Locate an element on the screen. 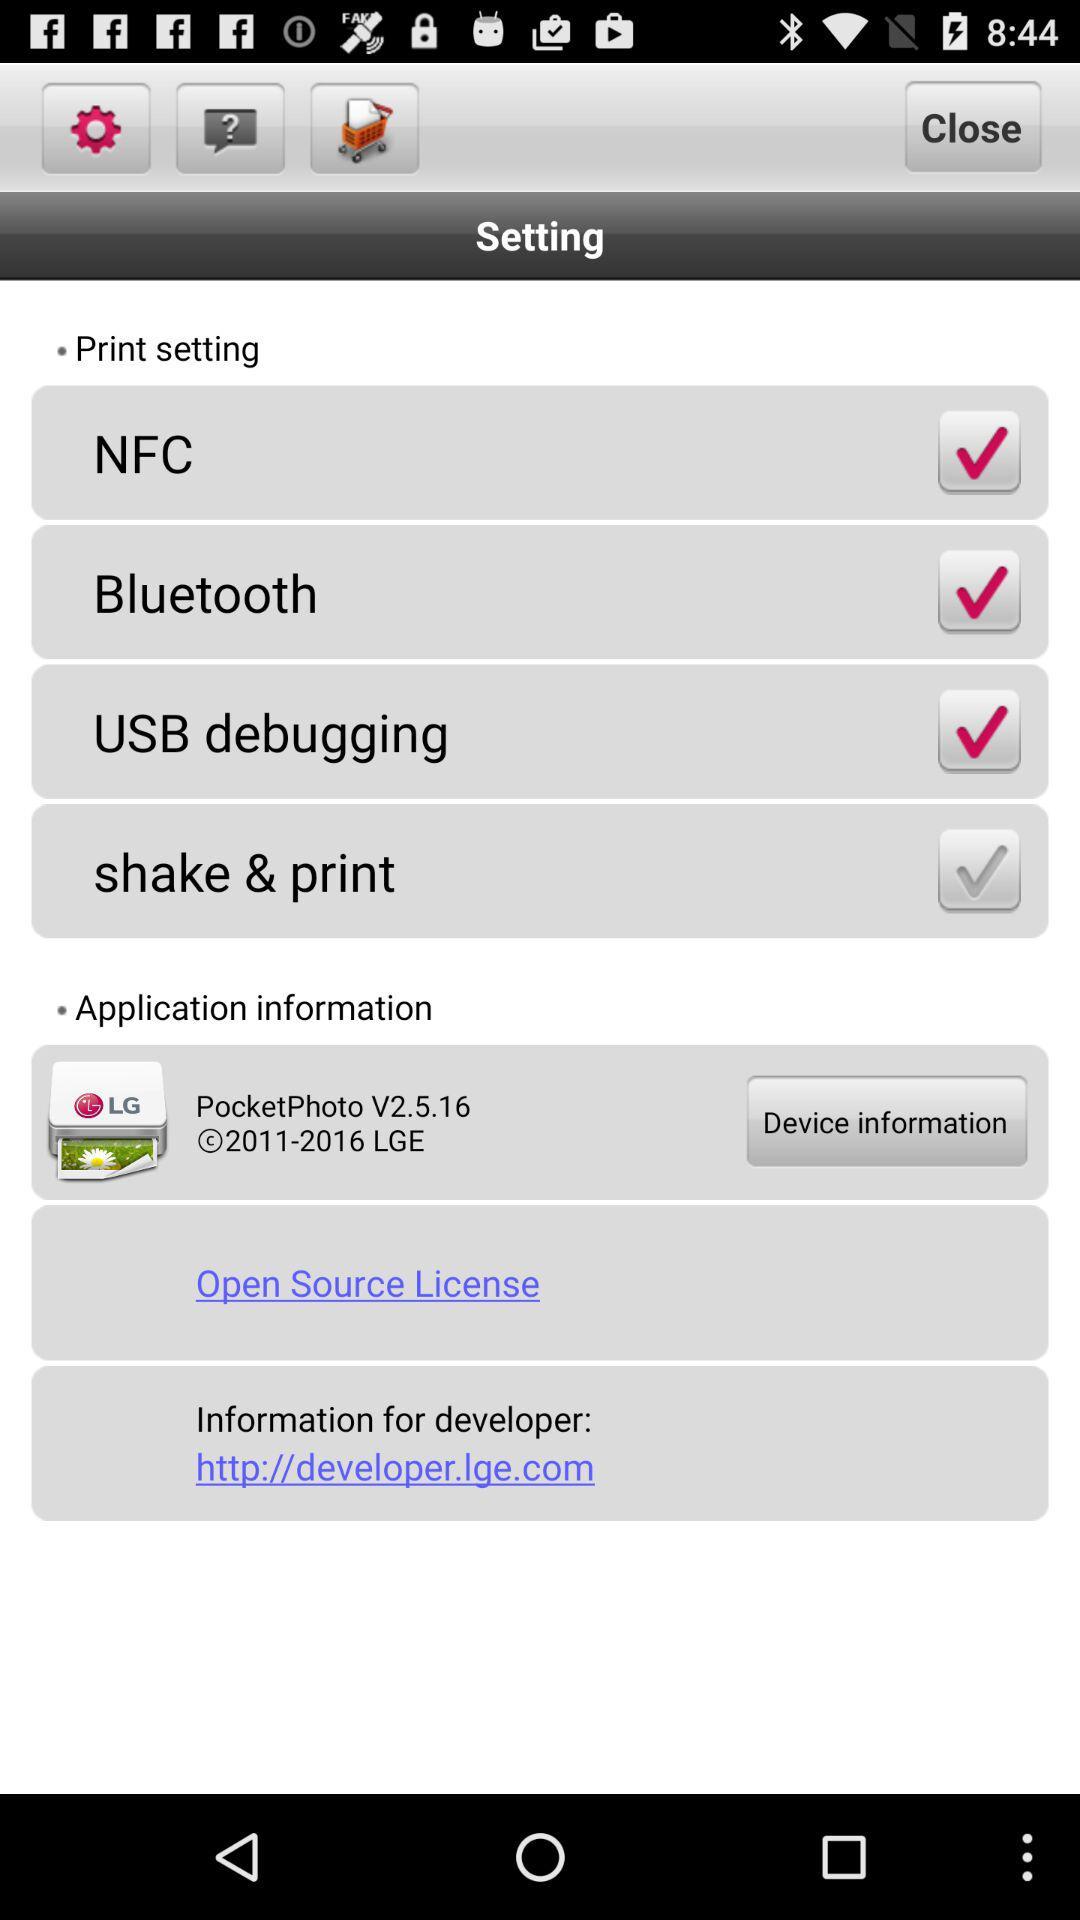  item to the right of print setting app is located at coordinates (917, 350).